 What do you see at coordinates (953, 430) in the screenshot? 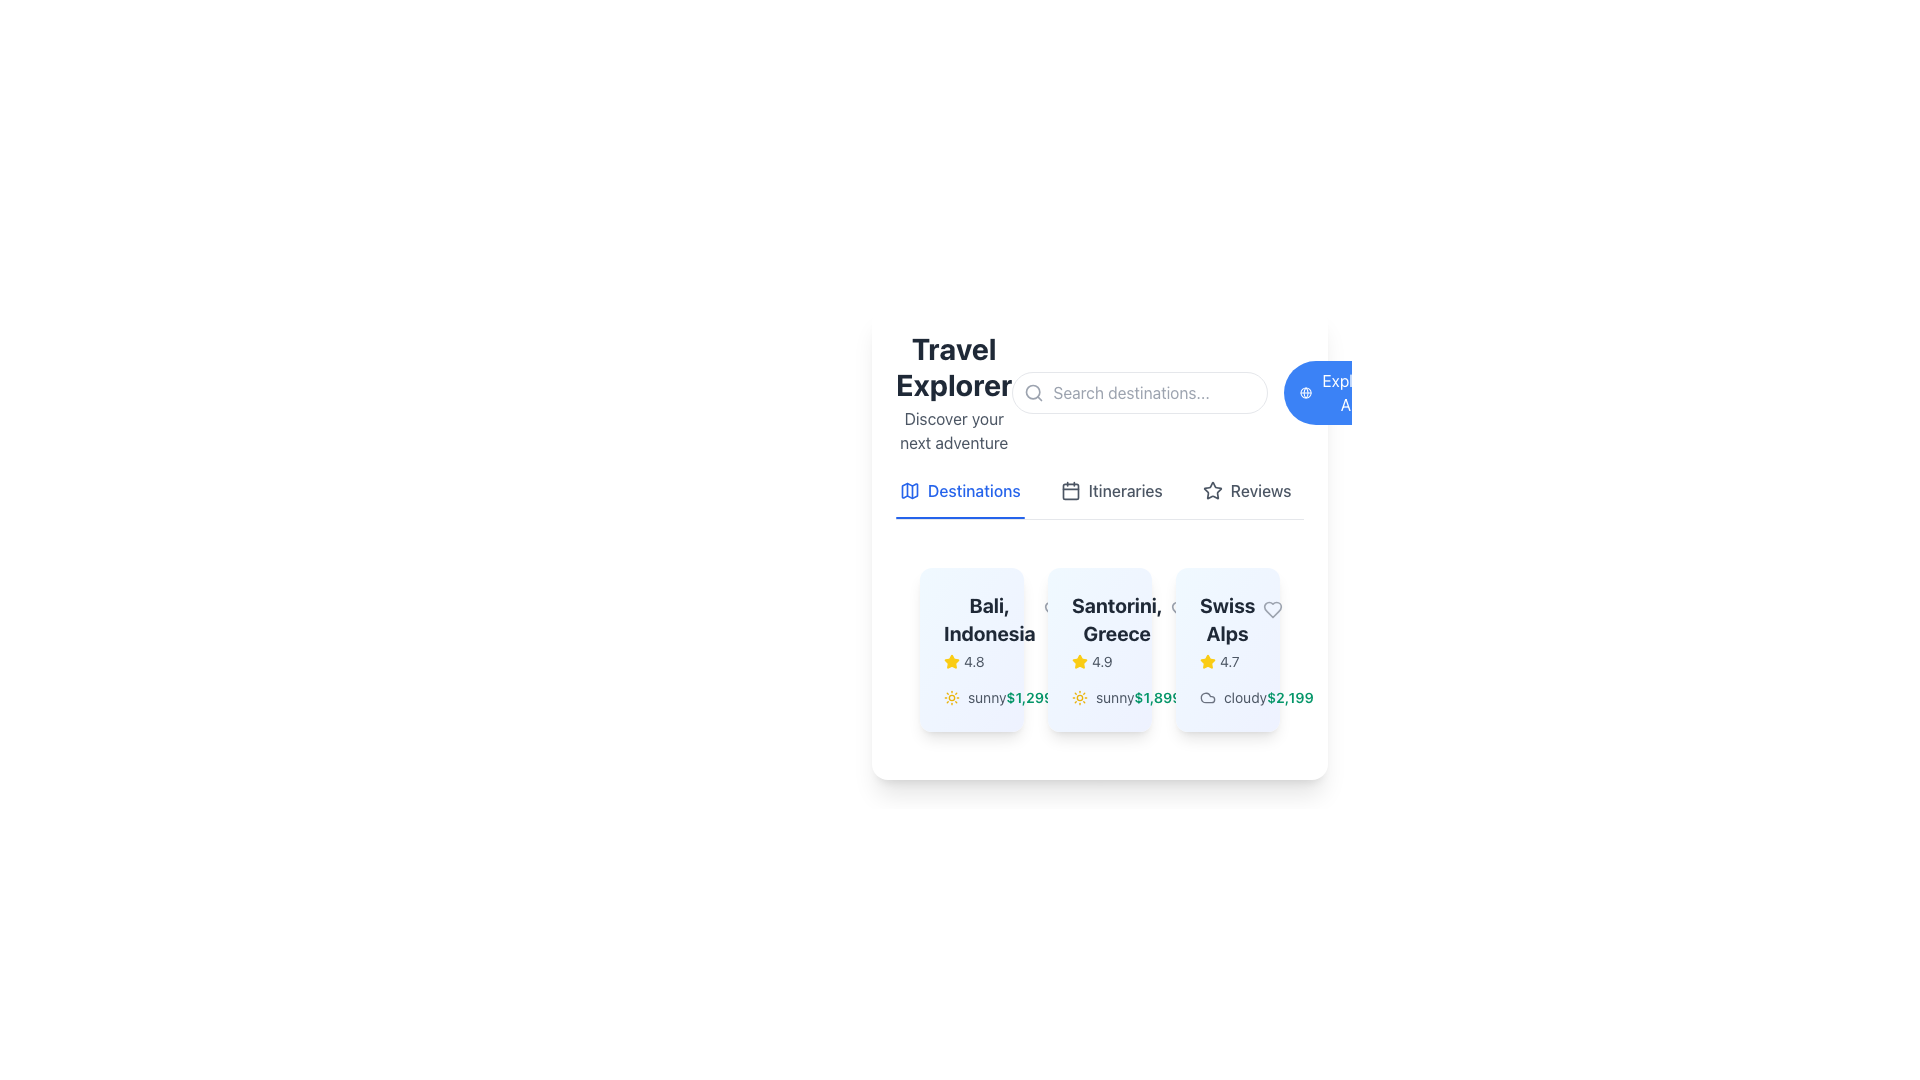
I see `text label displaying 'Discover your next adventure', which is styled with a gray font color and located directly beneath the header 'Travel Explorer'` at bounding box center [953, 430].